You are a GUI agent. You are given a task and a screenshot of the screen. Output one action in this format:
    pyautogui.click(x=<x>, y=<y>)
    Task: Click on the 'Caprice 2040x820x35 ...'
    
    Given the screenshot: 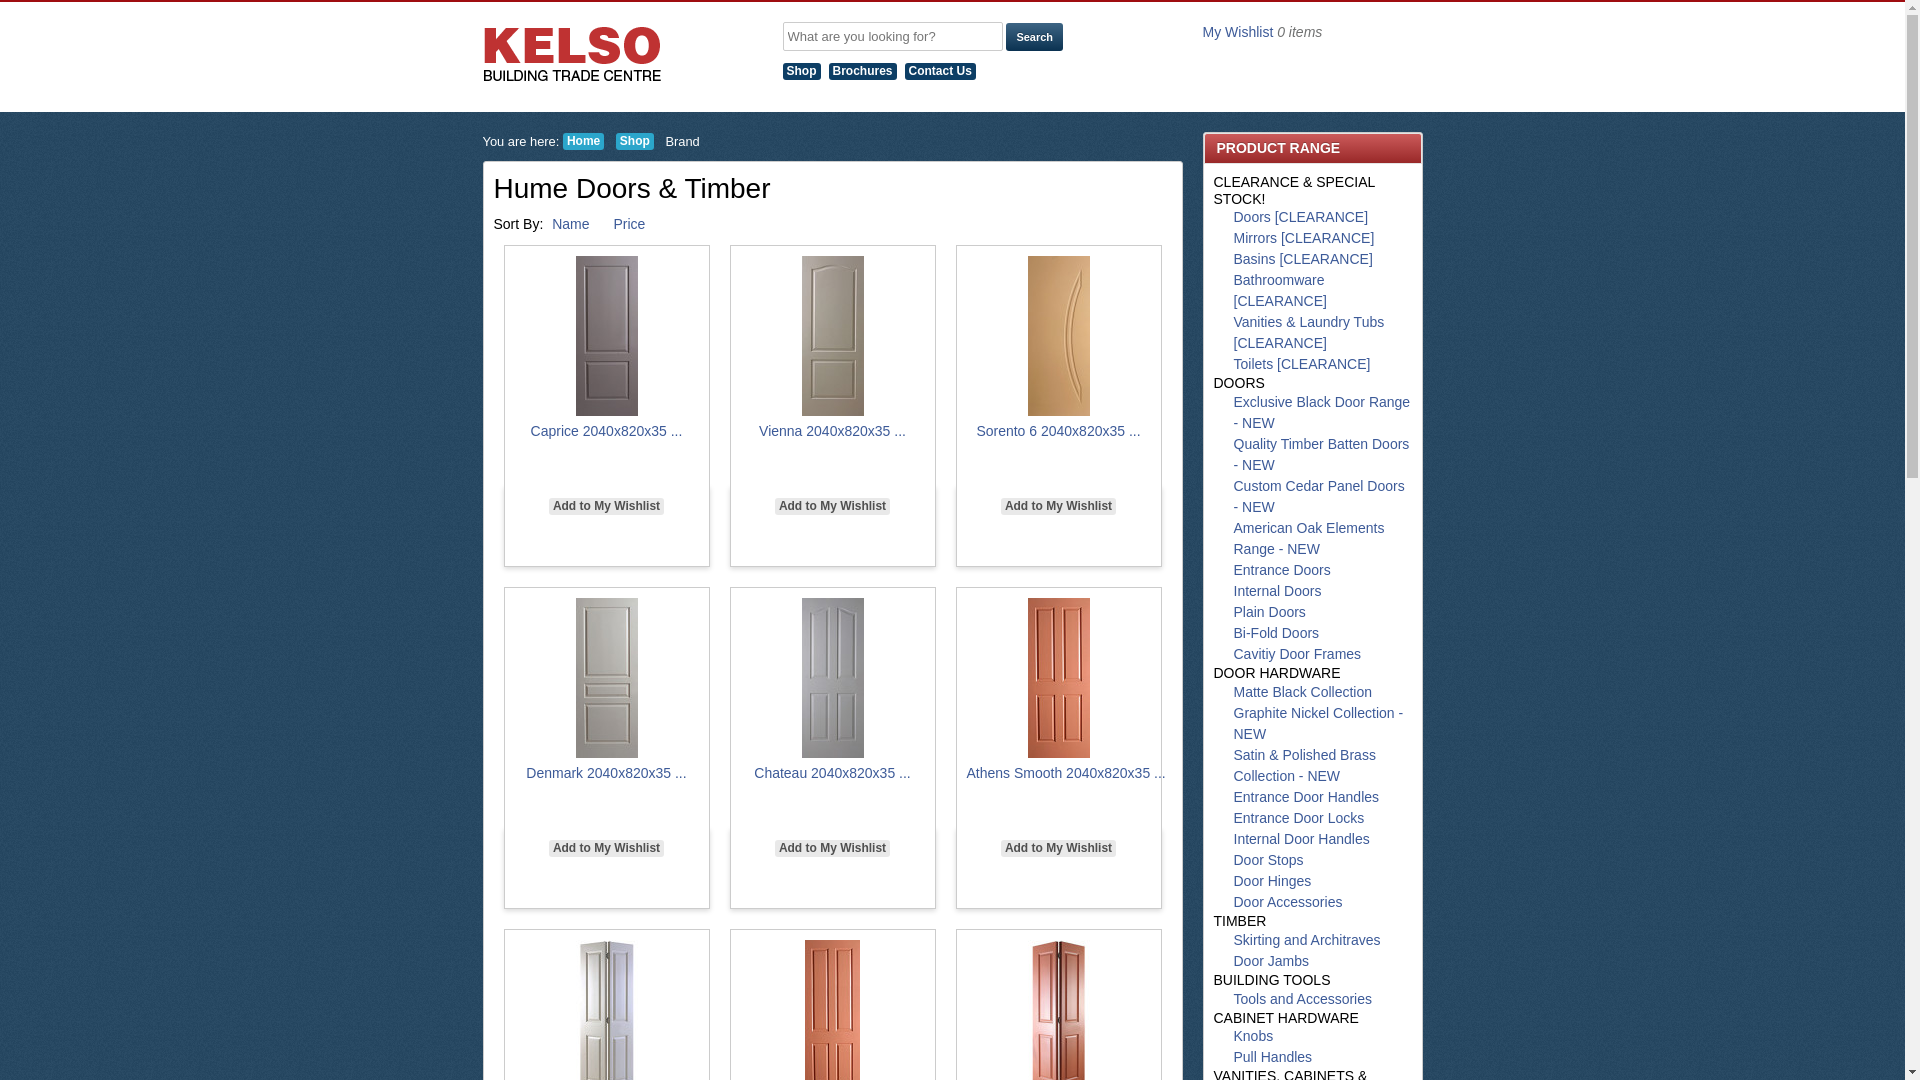 What is the action you would take?
    pyautogui.click(x=531, y=430)
    